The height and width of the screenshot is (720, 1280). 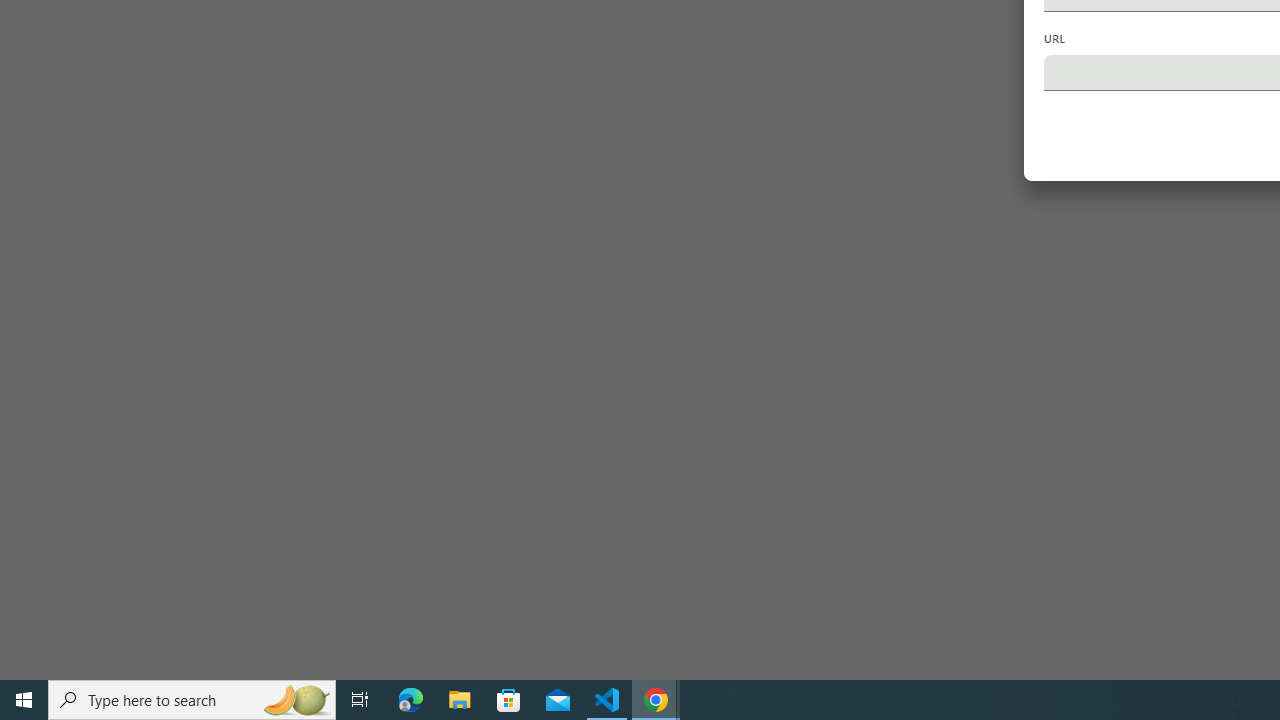 I want to click on 'Start', so click(x=24, y=698).